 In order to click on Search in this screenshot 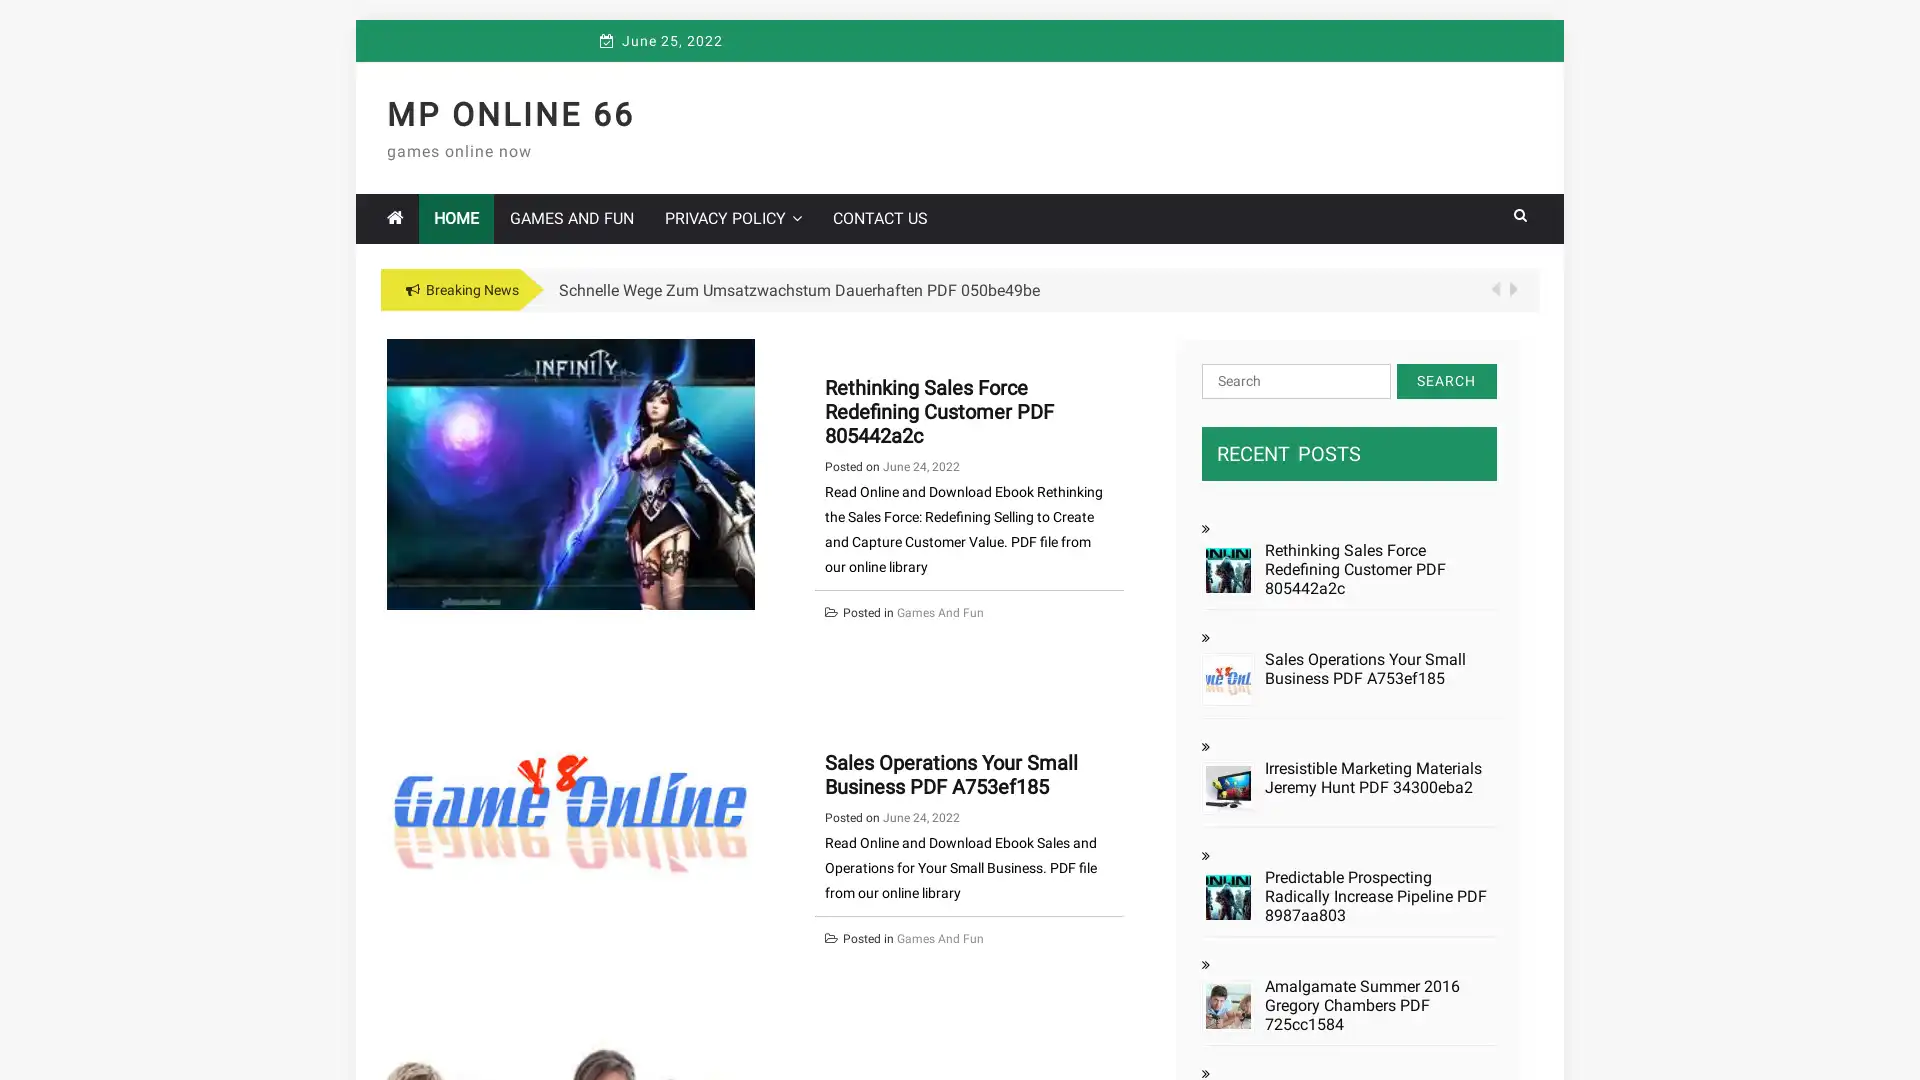, I will do `click(1445, 380)`.